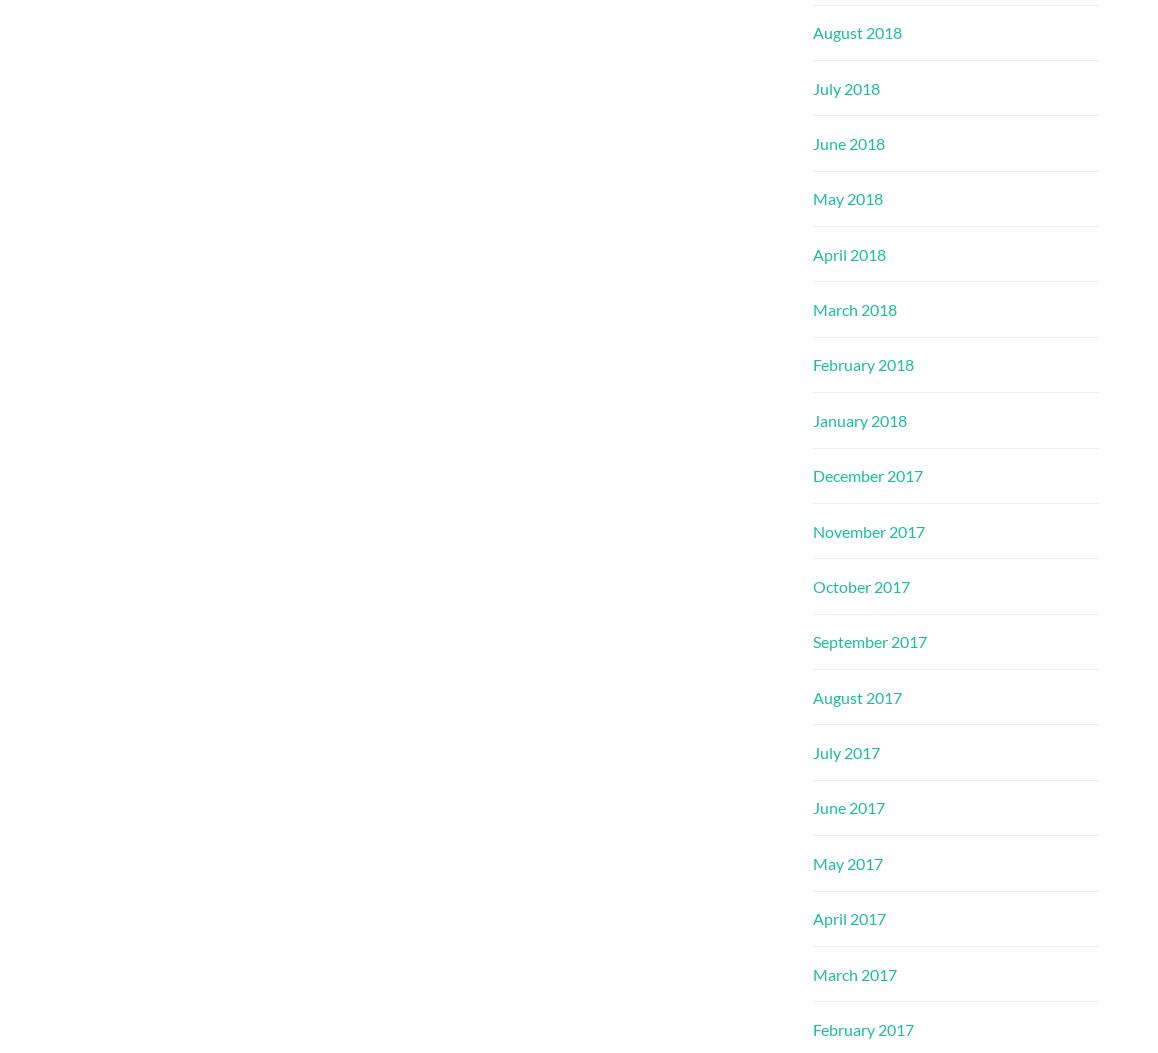 This screenshot has height=1053, width=1158. What do you see at coordinates (845, 751) in the screenshot?
I see `'July 2017'` at bounding box center [845, 751].